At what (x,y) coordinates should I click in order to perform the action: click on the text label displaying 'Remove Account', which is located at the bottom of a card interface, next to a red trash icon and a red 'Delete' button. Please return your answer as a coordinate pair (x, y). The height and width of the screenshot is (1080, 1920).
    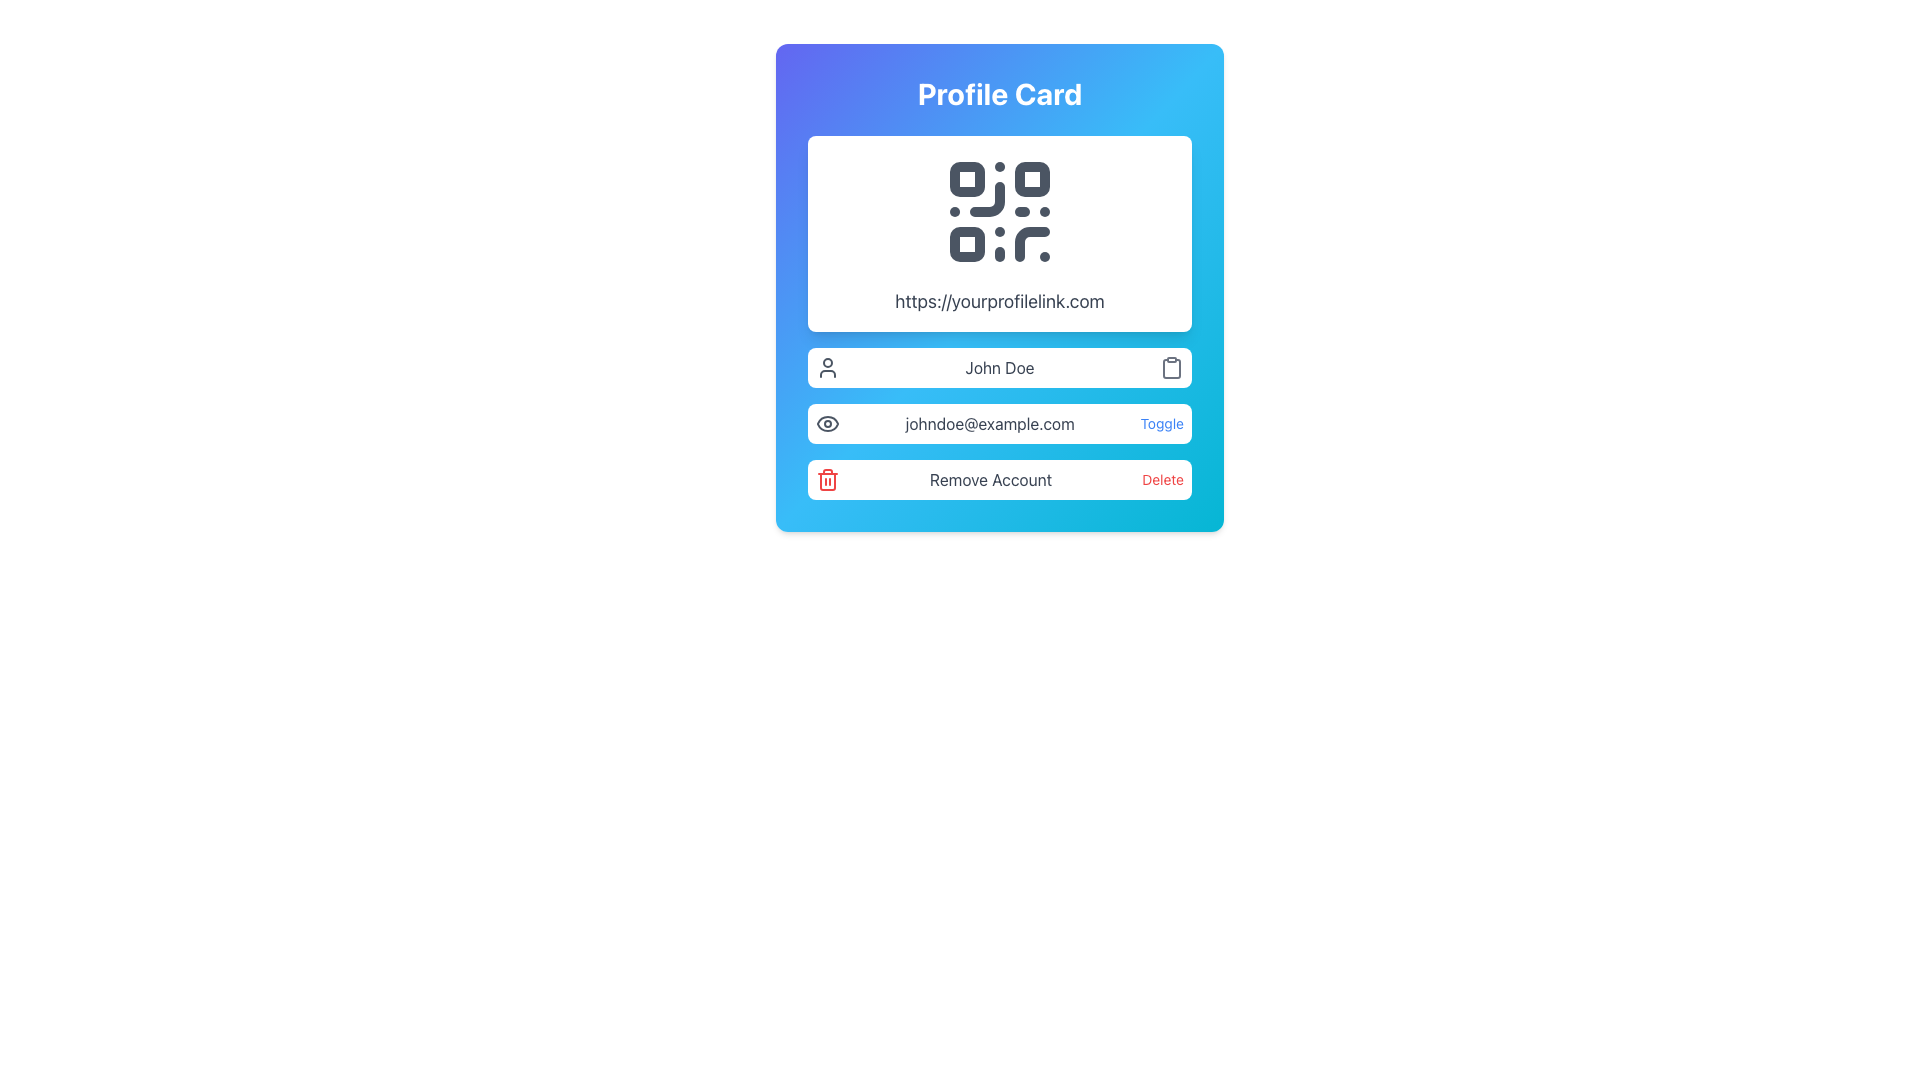
    Looking at the image, I should click on (991, 479).